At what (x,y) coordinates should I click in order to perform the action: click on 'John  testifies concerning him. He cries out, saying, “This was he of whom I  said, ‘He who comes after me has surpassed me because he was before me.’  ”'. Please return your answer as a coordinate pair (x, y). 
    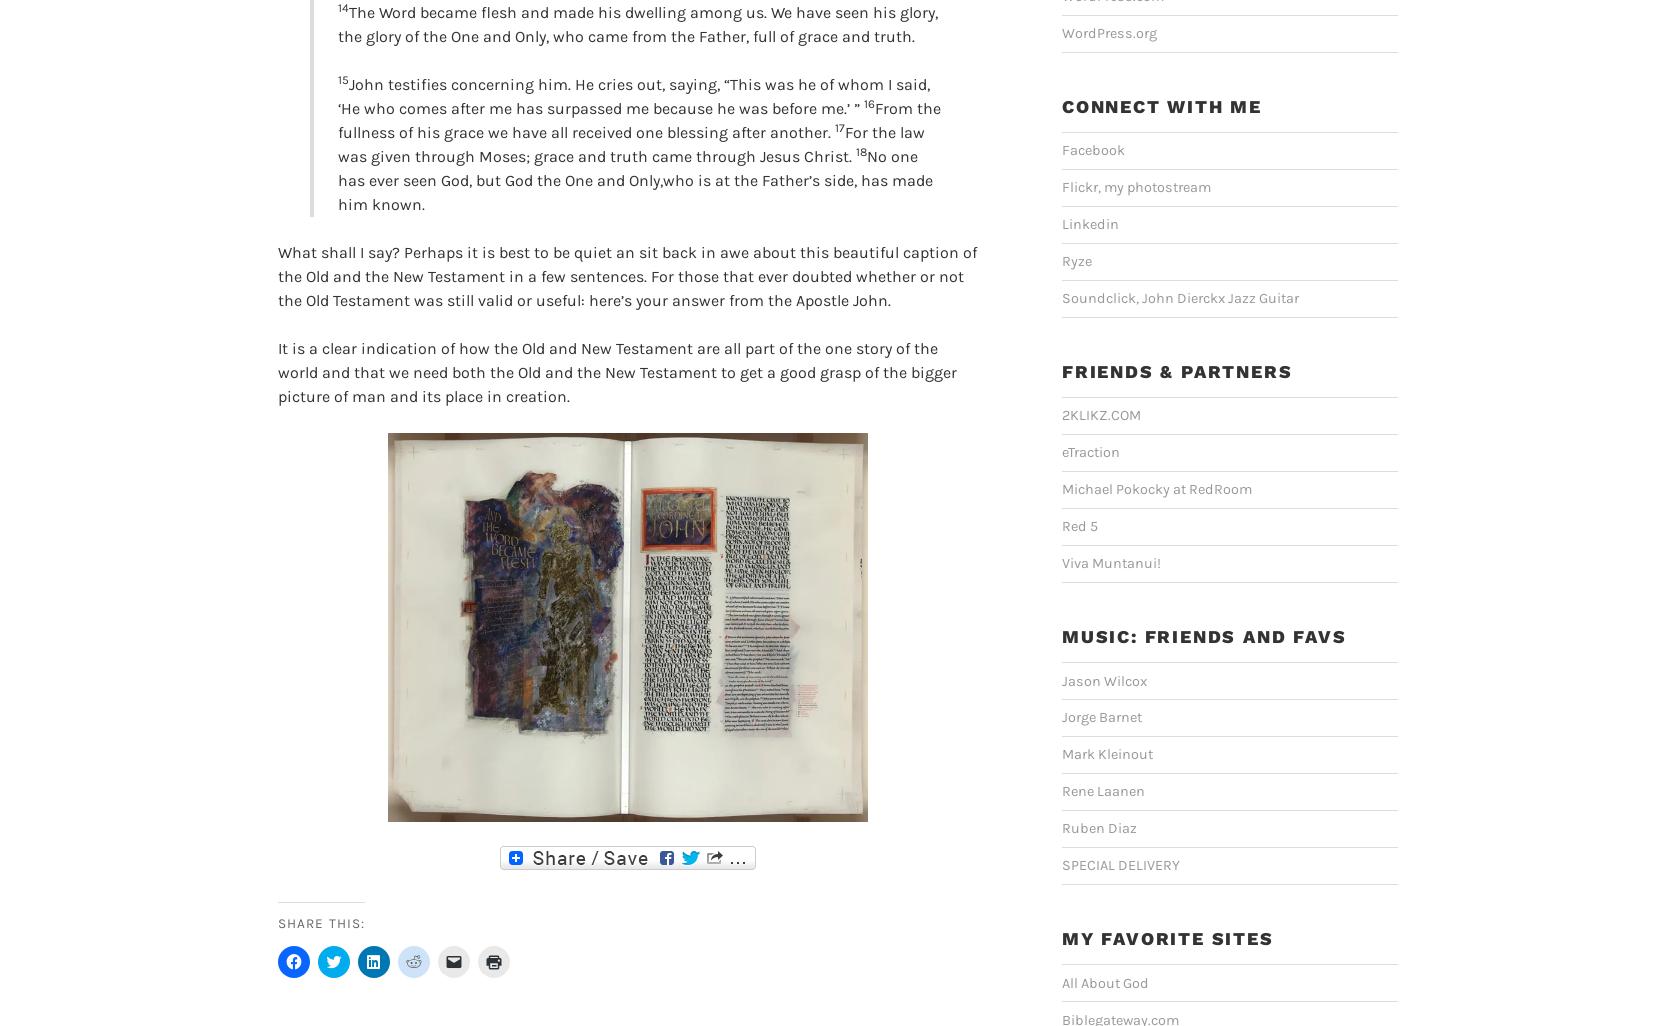
    Looking at the image, I should click on (633, 95).